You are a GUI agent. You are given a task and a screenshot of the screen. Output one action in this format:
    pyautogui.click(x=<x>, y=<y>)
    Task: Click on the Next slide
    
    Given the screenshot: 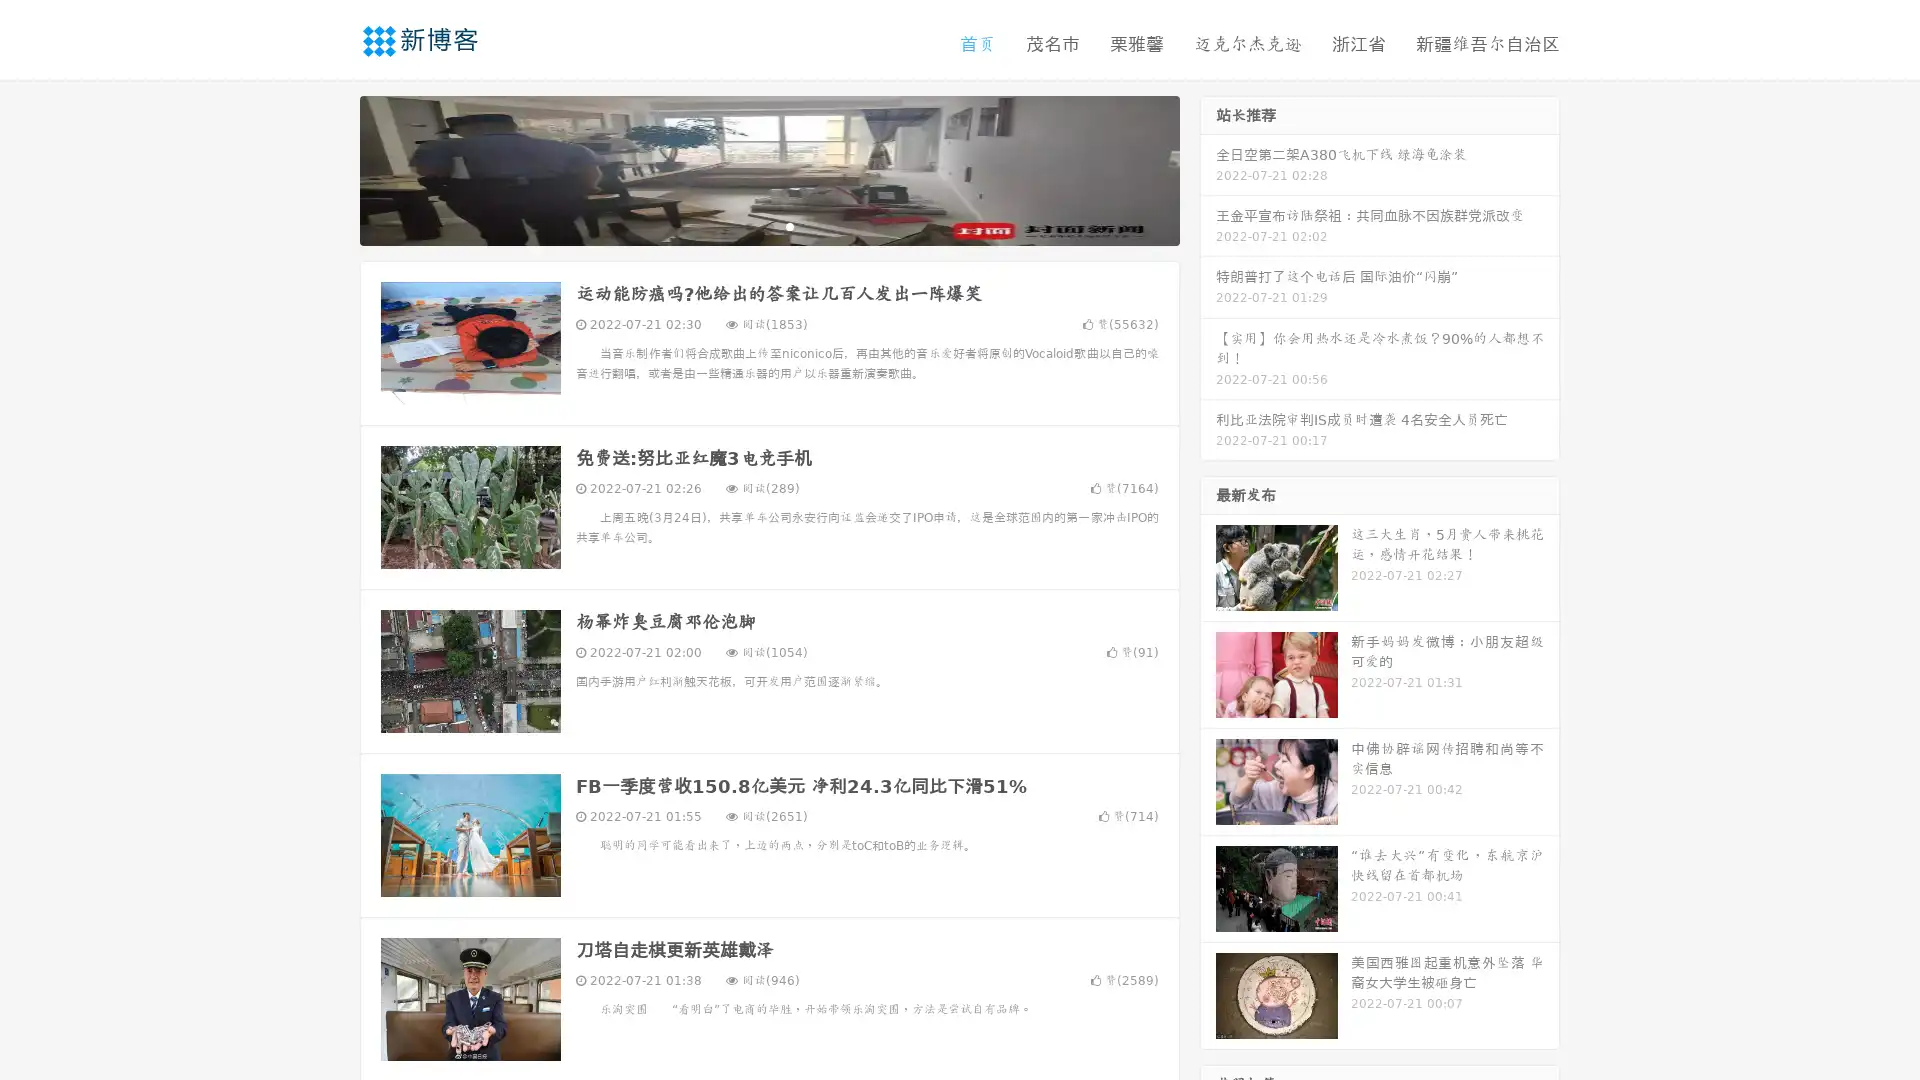 What is the action you would take?
    pyautogui.click(x=1208, y=168)
    